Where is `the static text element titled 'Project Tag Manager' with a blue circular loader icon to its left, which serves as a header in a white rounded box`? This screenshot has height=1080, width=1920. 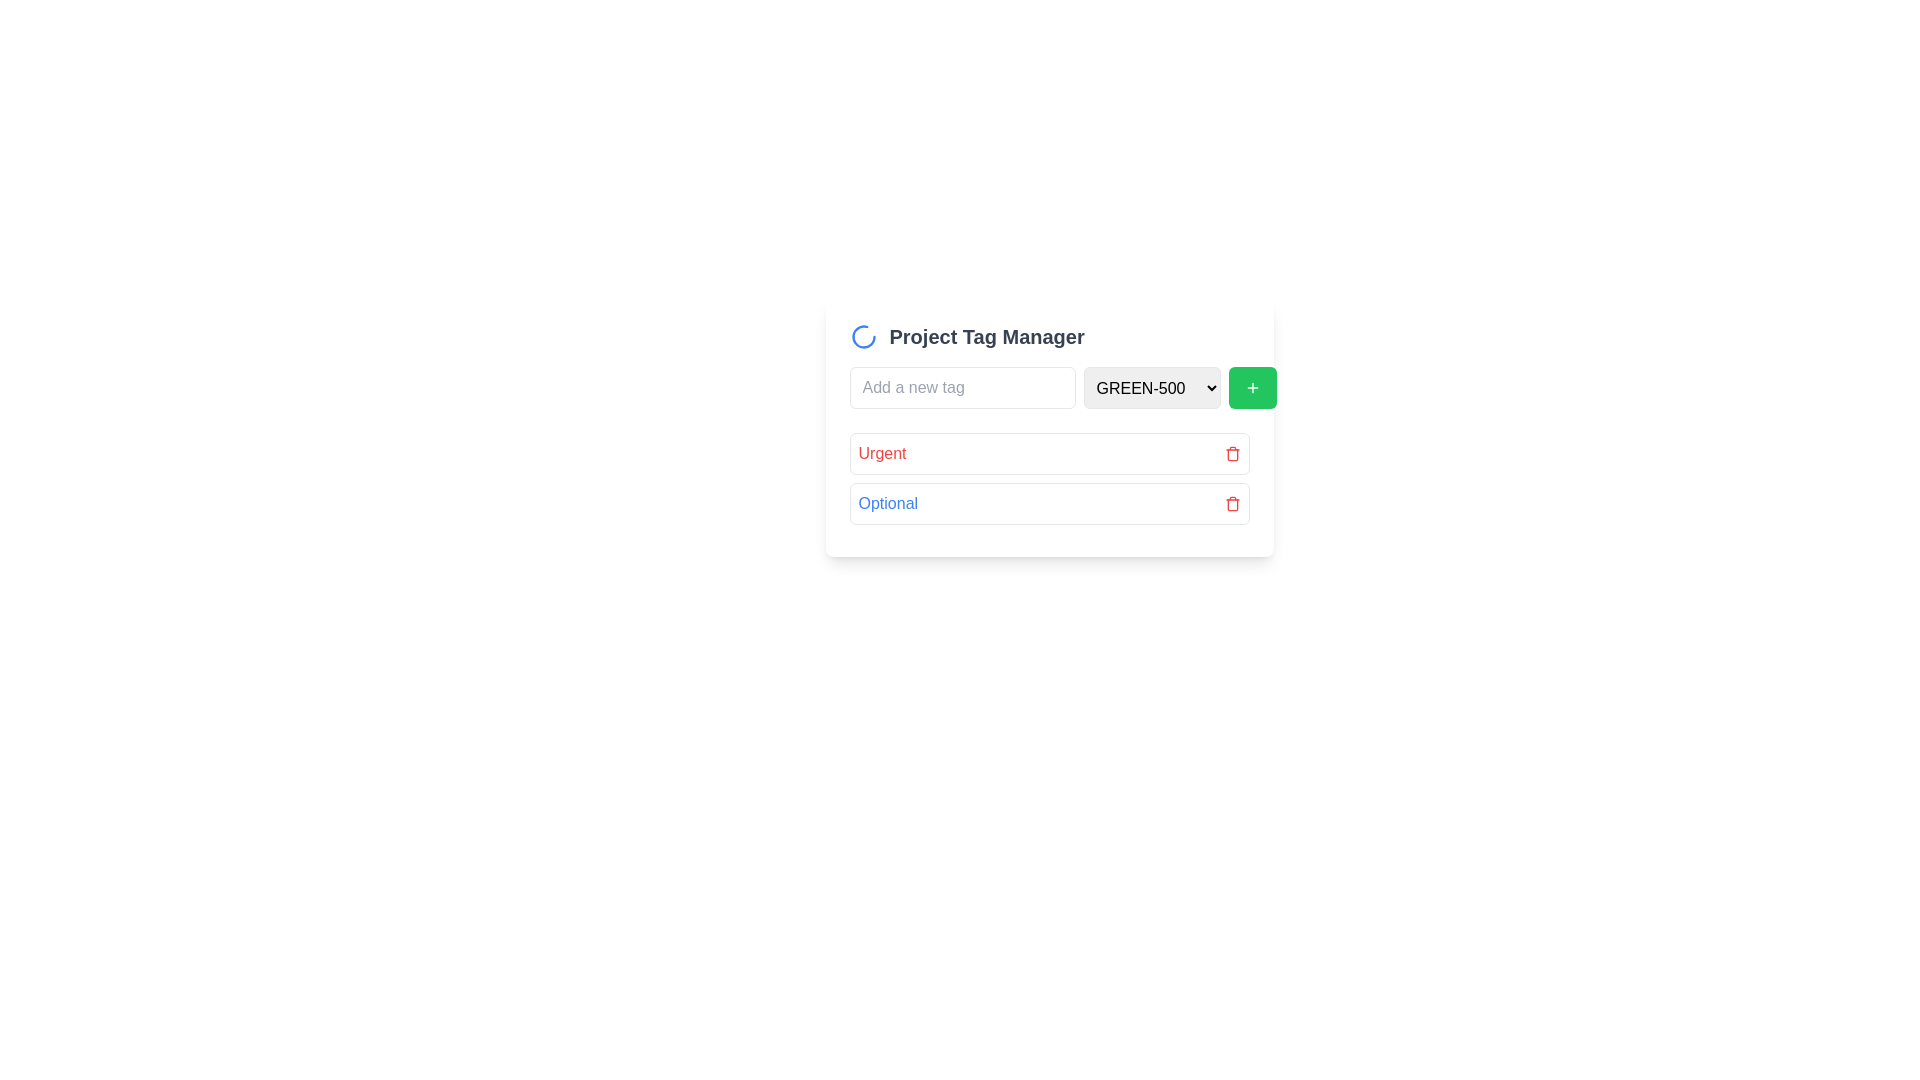 the static text element titled 'Project Tag Manager' with a blue circular loader icon to its left, which serves as a header in a white rounded box is located at coordinates (1048, 335).